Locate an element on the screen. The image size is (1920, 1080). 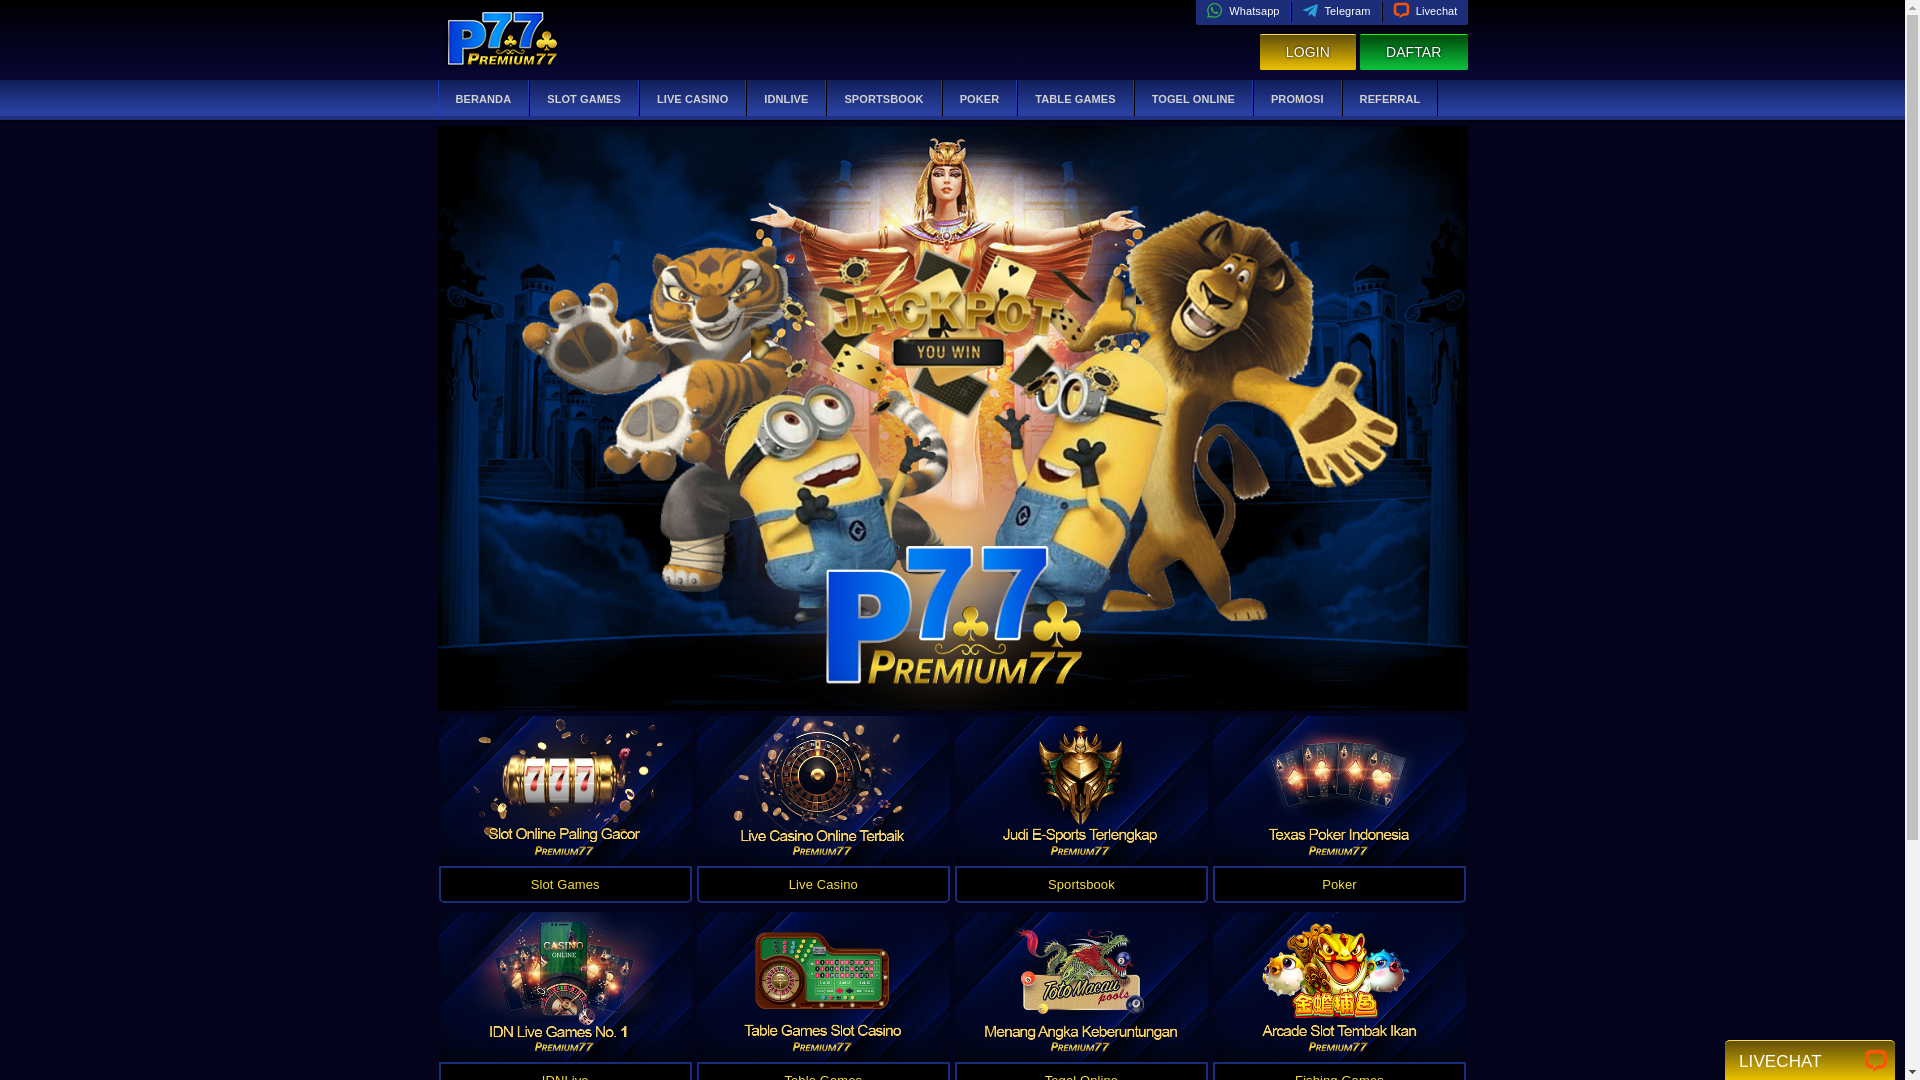
'IDNLIVE' is located at coordinates (785, 99).